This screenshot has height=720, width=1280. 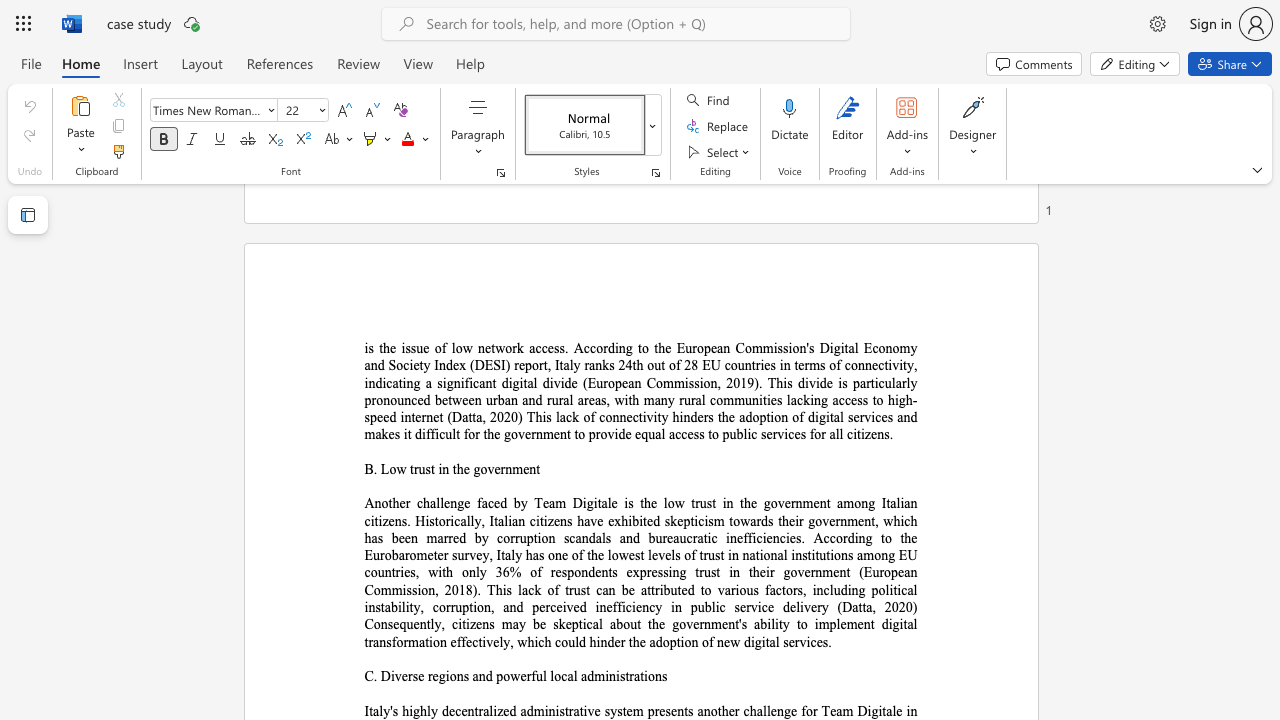 What do you see at coordinates (615, 675) in the screenshot?
I see `the subset text "istrations" within the text "C. Diverse regions and powerful local administrations"` at bounding box center [615, 675].